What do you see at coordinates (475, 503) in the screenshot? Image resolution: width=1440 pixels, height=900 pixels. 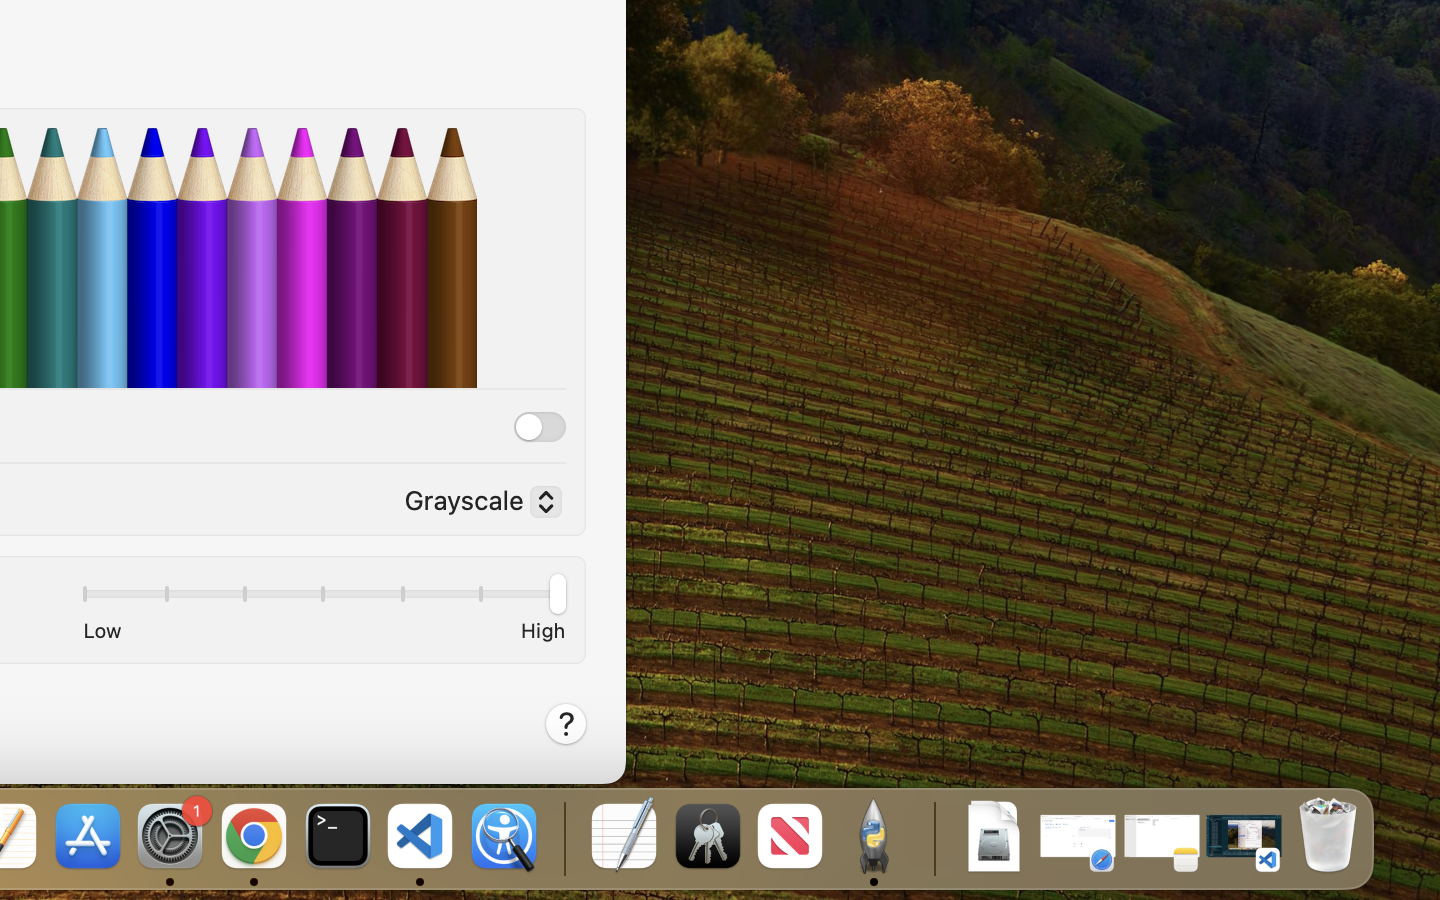 I see `'Grayscale'` at bounding box center [475, 503].